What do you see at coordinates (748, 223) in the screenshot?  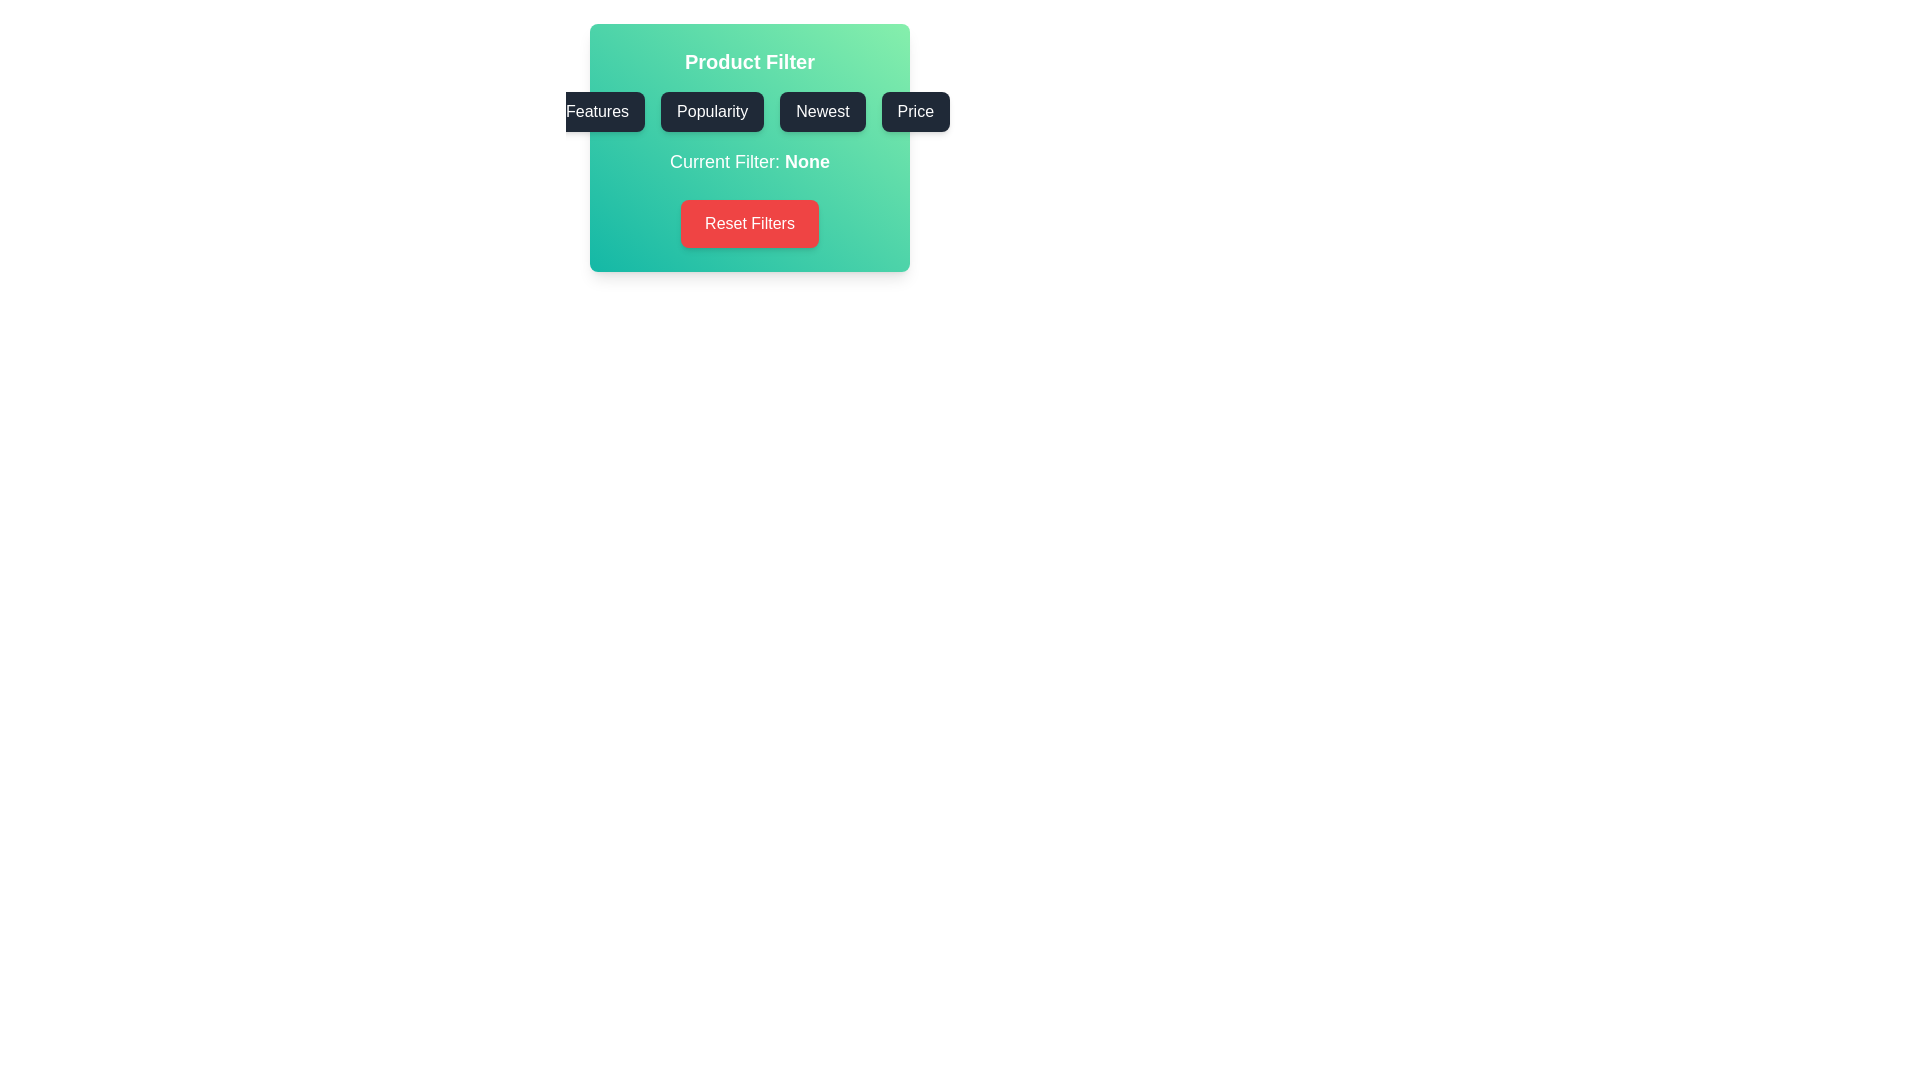 I see `the 'Reset Filters' button to reset the currently selected filter` at bounding box center [748, 223].